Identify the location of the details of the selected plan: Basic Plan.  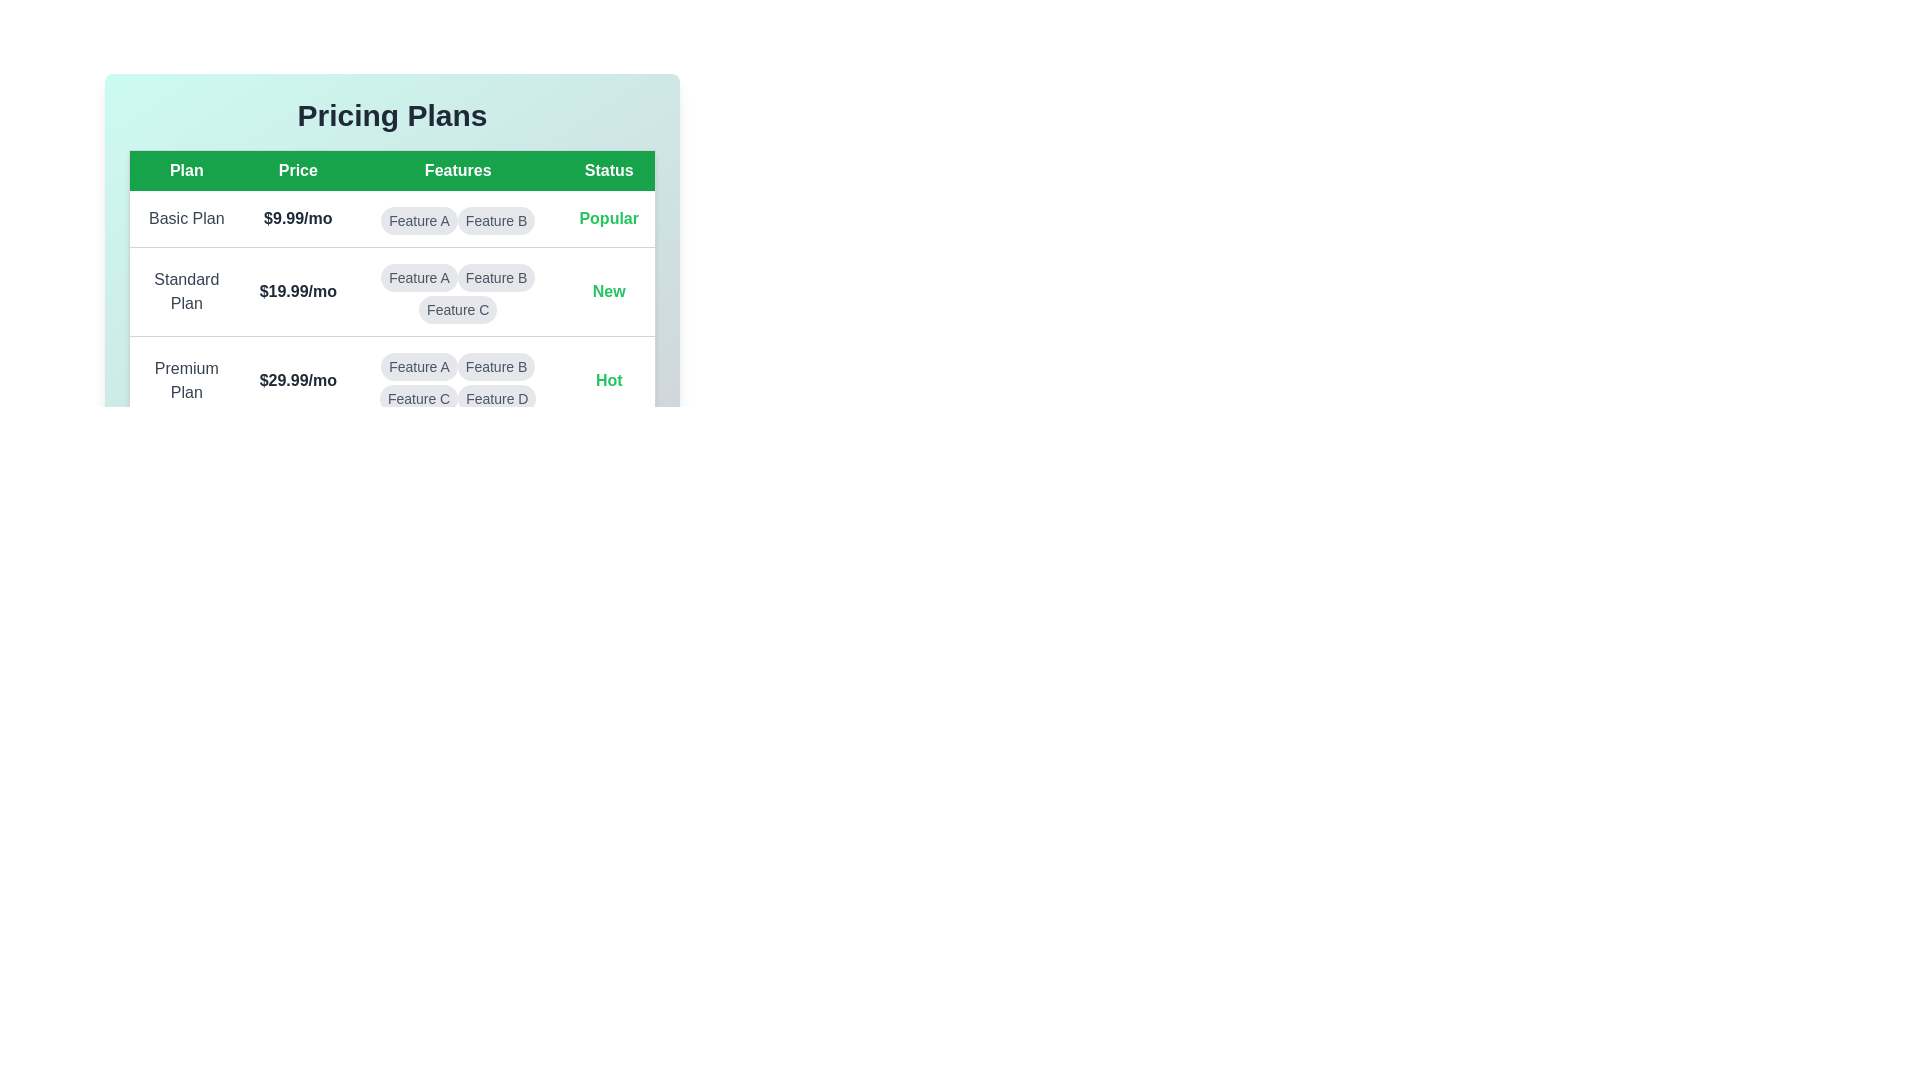
(186, 219).